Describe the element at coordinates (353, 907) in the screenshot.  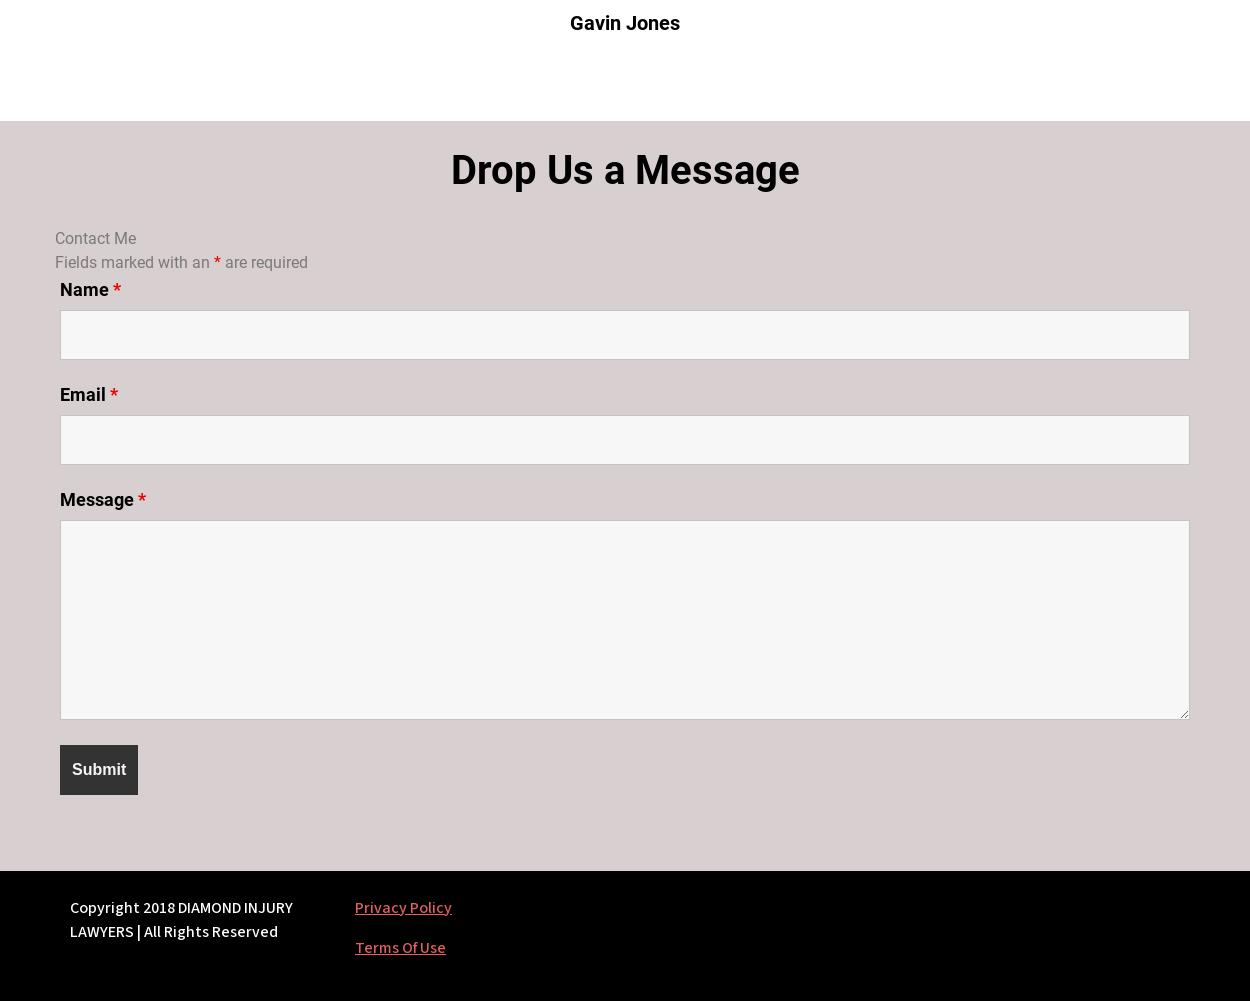
I see `'Privacy Policy'` at that location.